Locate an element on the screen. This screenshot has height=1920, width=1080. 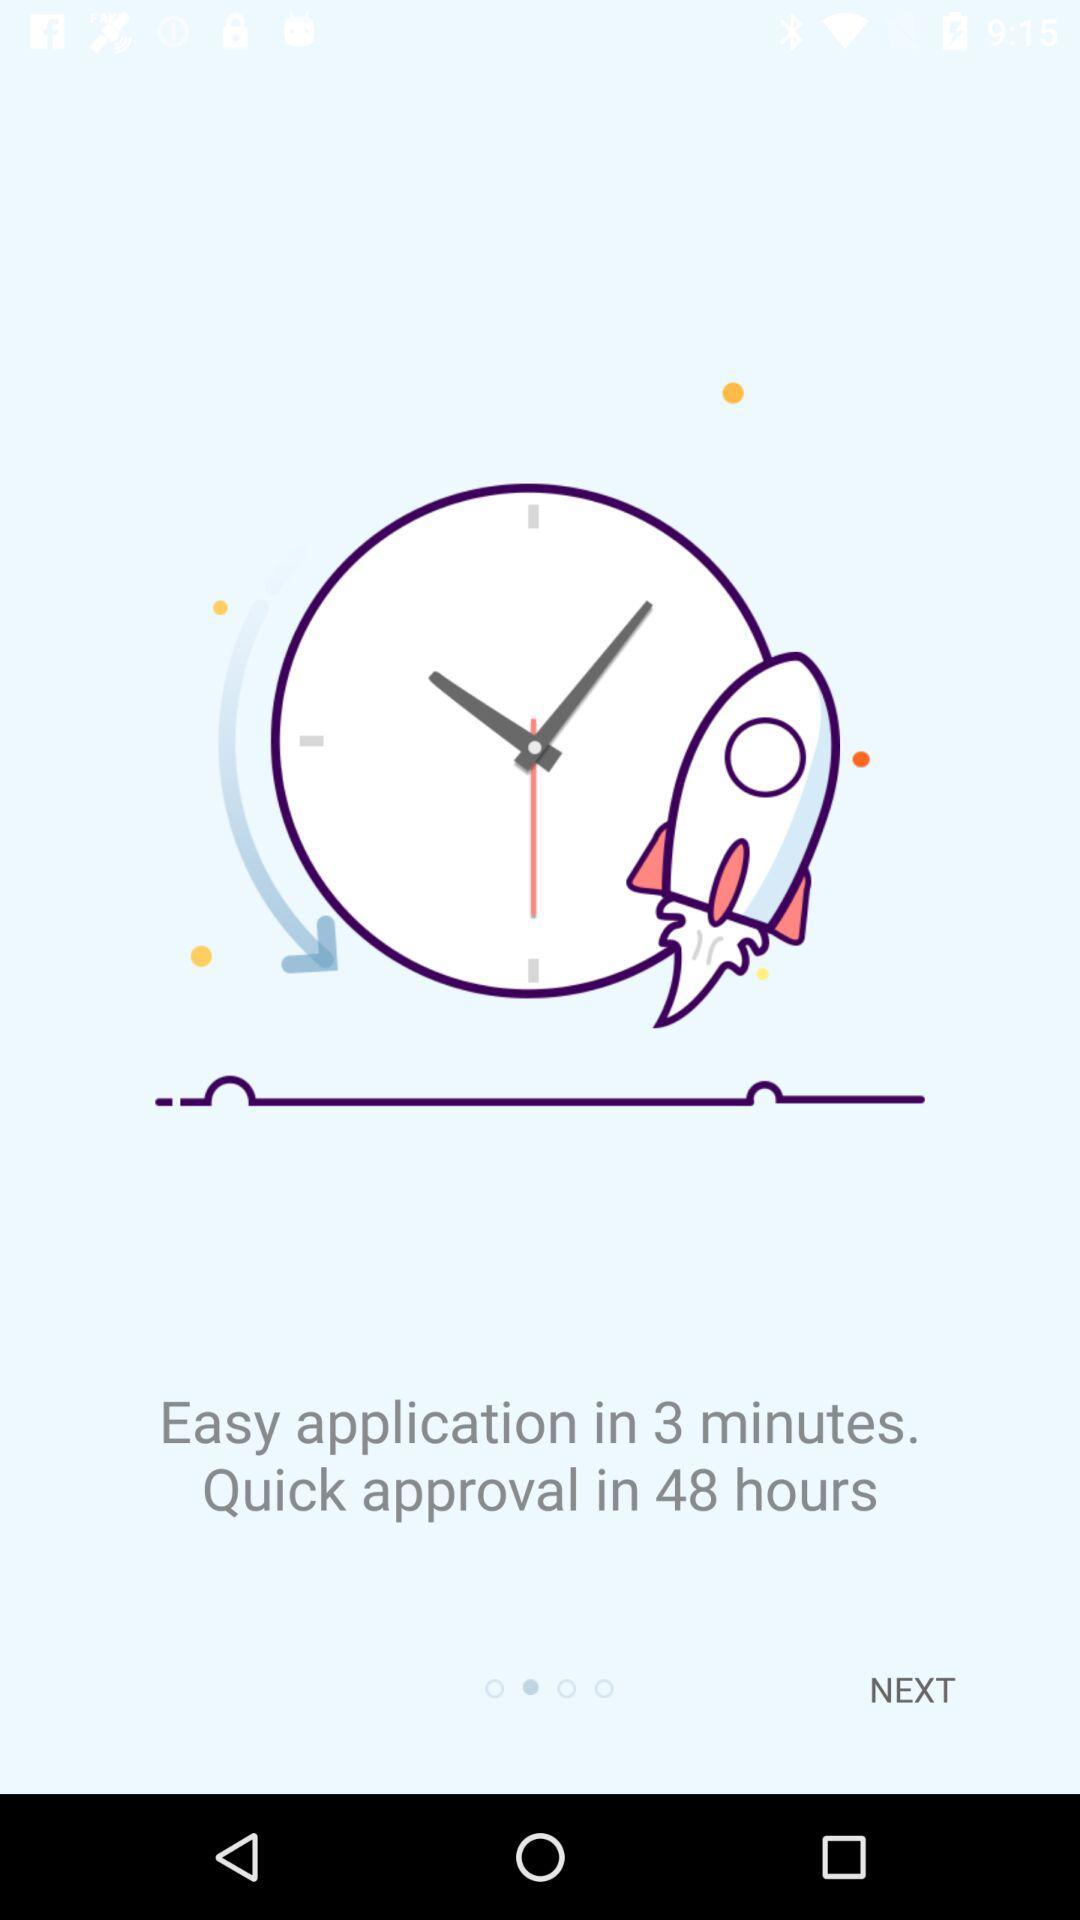
the next is located at coordinates (911, 1688).